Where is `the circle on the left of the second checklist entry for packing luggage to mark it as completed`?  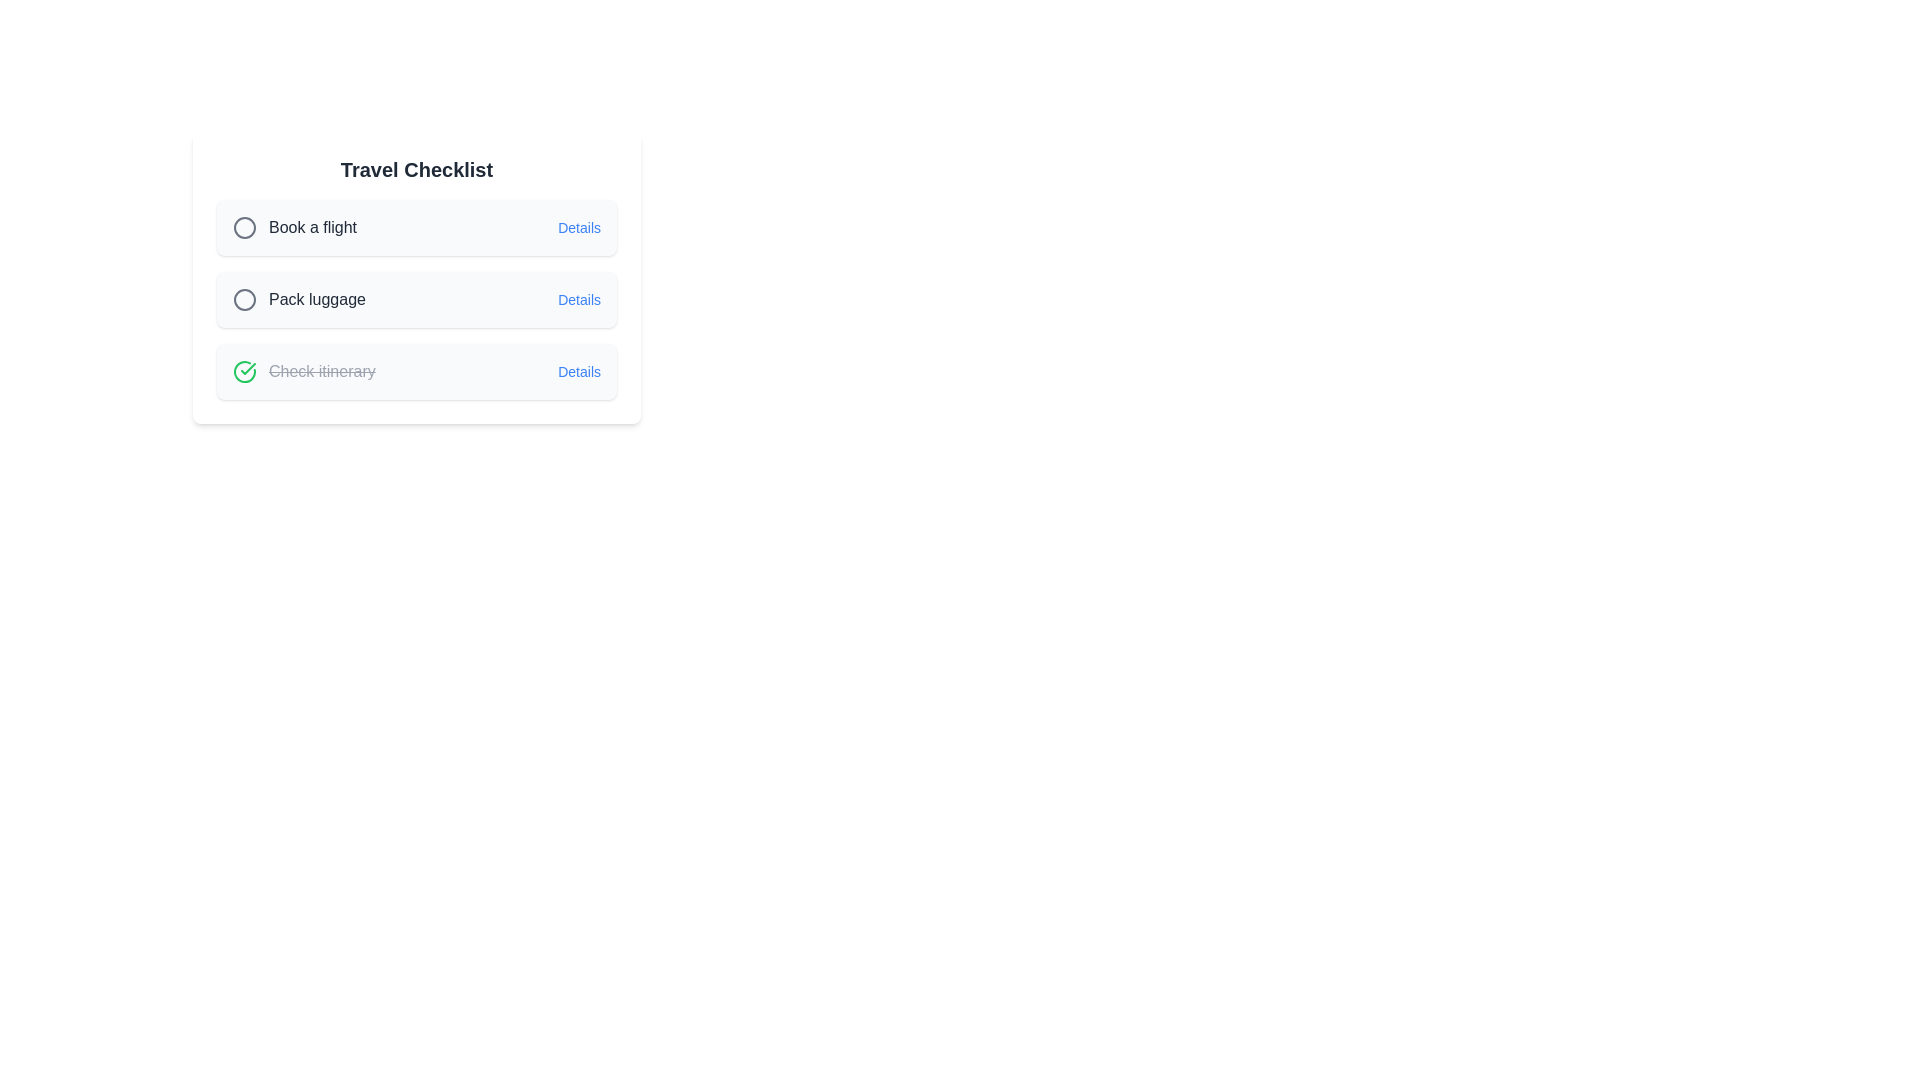
the circle on the left of the second checklist entry for packing luggage to mark it as completed is located at coordinates (416, 300).